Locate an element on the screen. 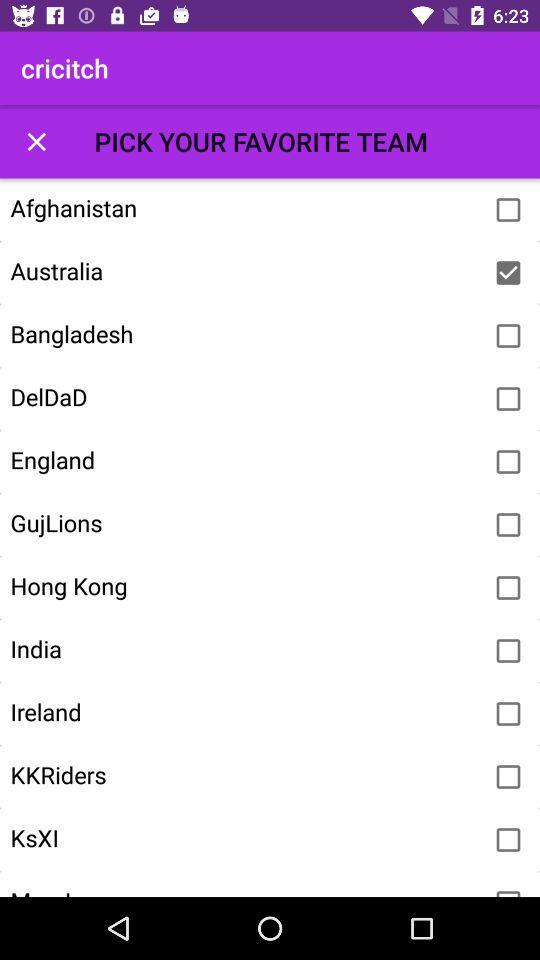  choose the country is located at coordinates (508, 714).